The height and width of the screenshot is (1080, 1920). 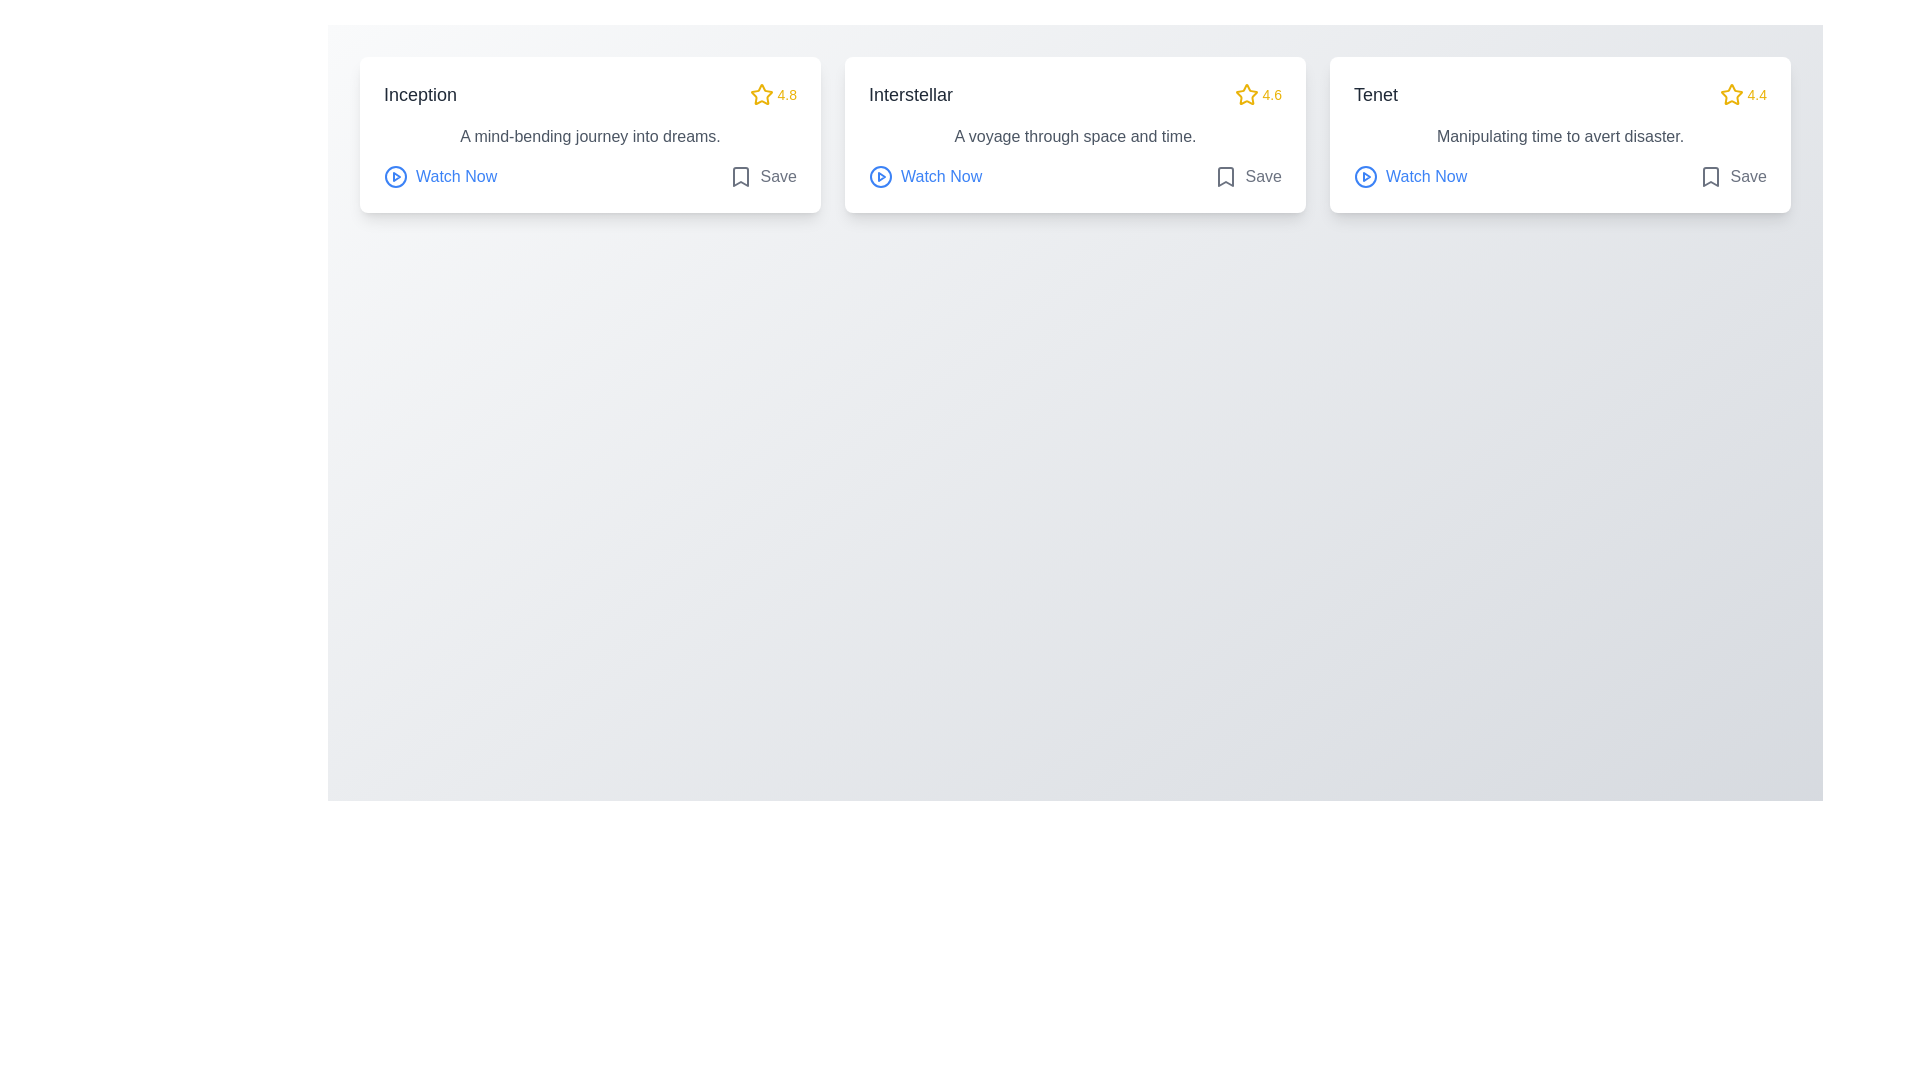 What do you see at coordinates (1730, 94) in the screenshot?
I see `the star-shaped rating icon with a golden yellow border located at the top right corner of the card for the movie 'Tenet'` at bounding box center [1730, 94].